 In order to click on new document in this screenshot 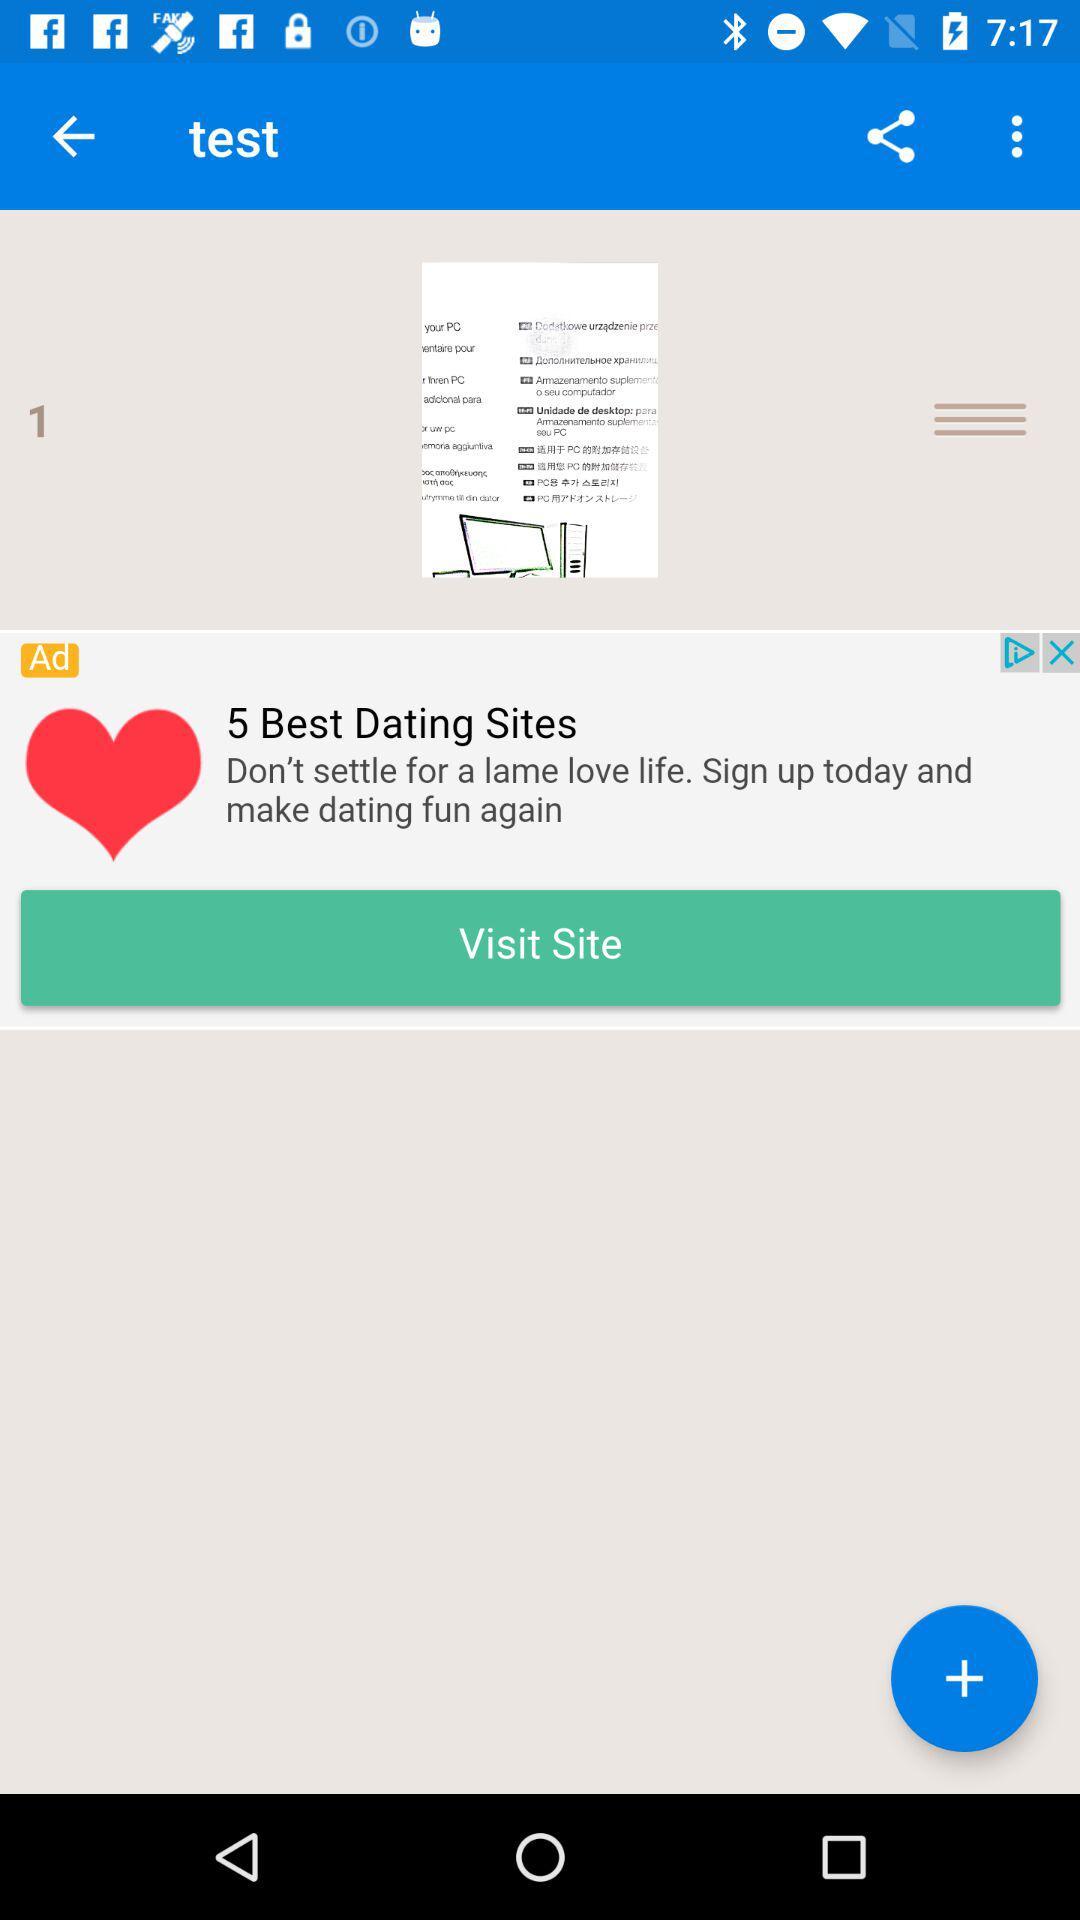, I will do `click(963, 1678)`.